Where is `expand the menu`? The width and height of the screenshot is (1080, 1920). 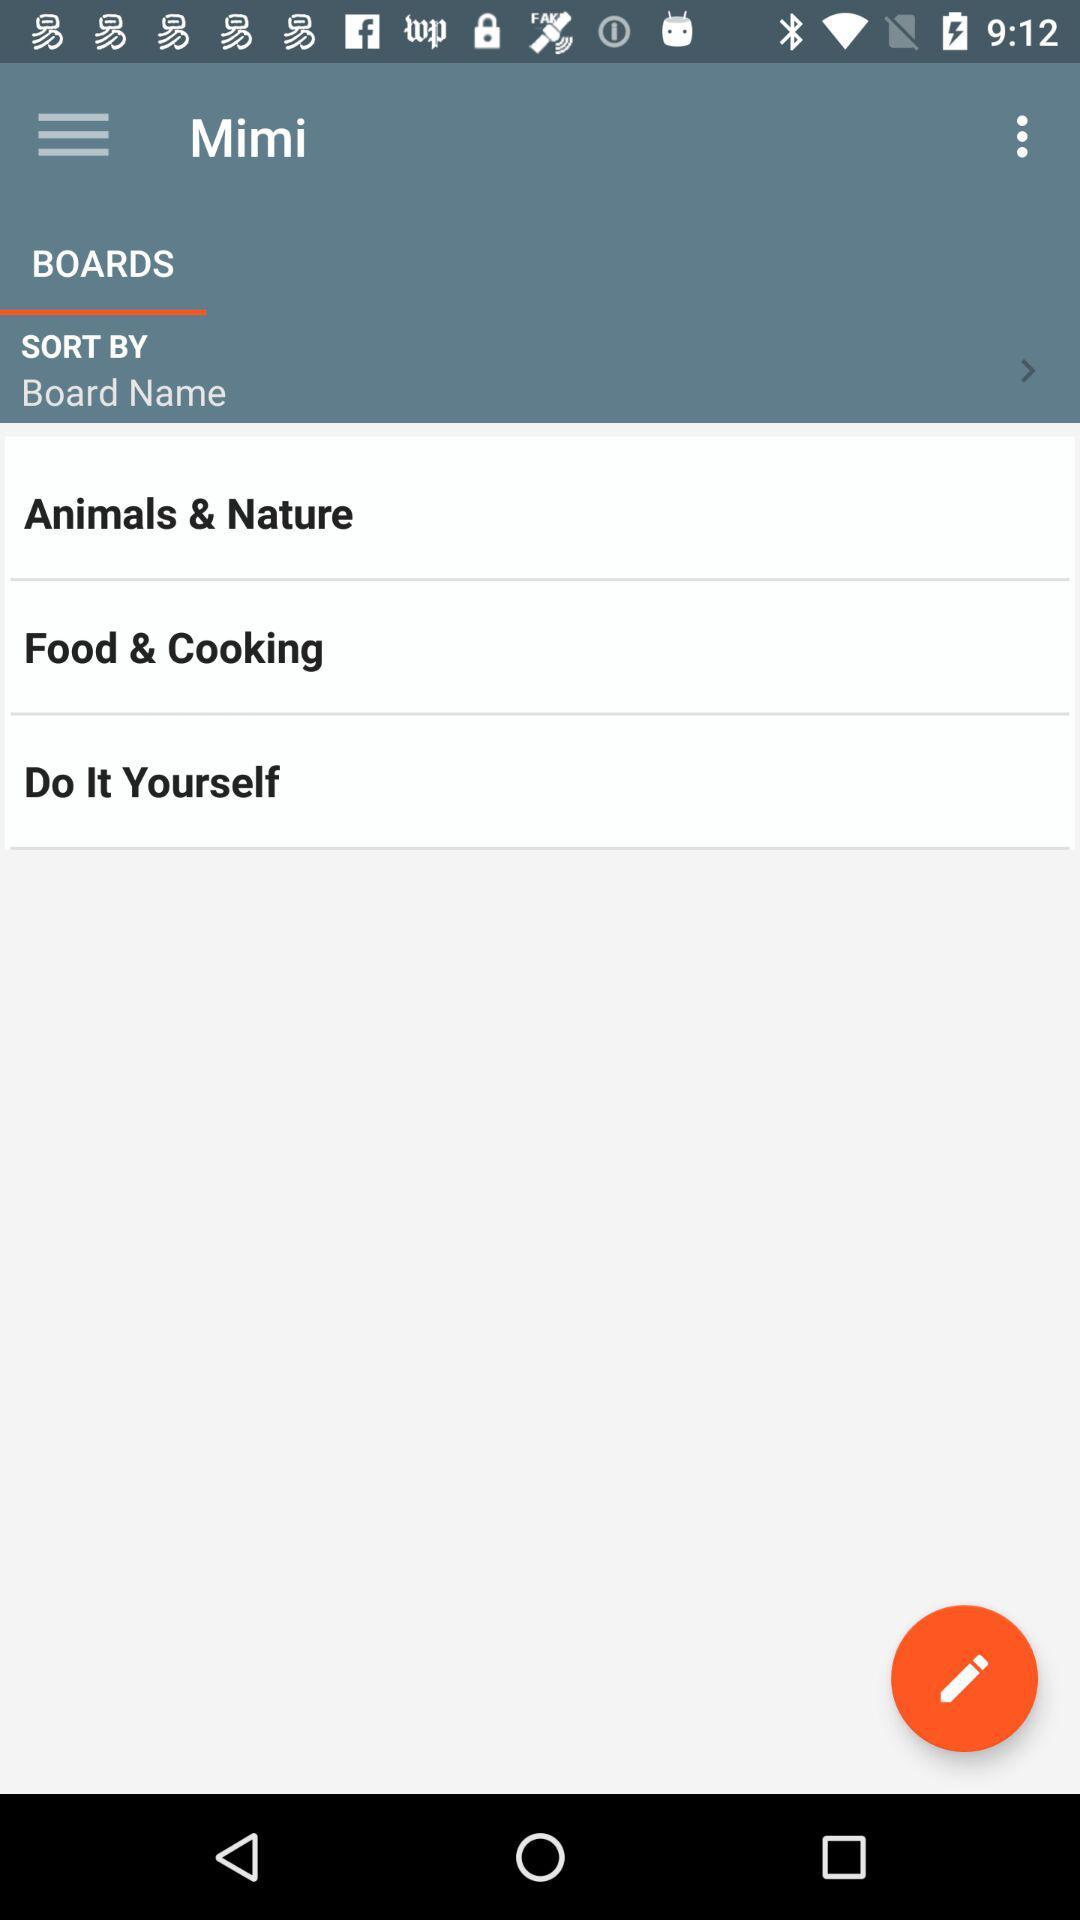
expand the menu is located at coordinates (72, 135).